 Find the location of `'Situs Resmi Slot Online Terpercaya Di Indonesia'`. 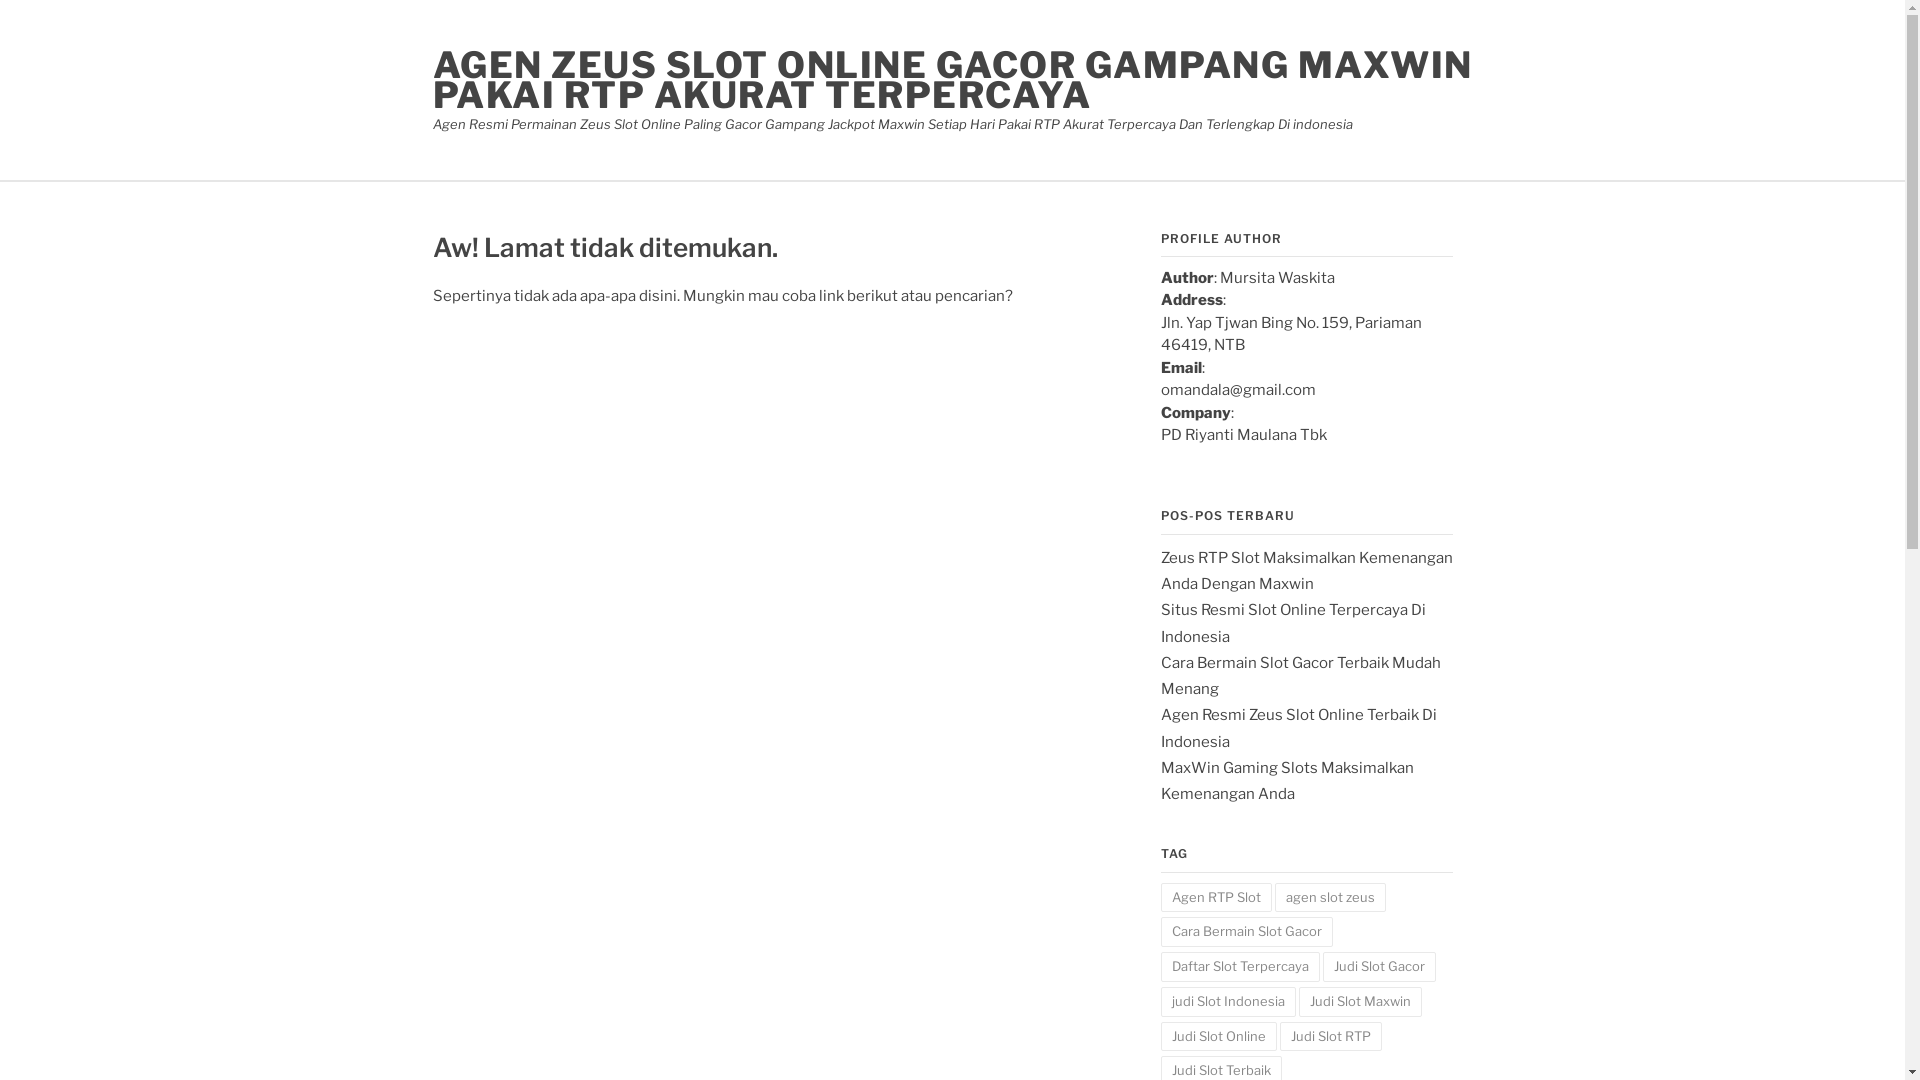

'Situs Resmi Slot Online Terpercaya Di Indonesia' is located at coordinates (1292, 622).